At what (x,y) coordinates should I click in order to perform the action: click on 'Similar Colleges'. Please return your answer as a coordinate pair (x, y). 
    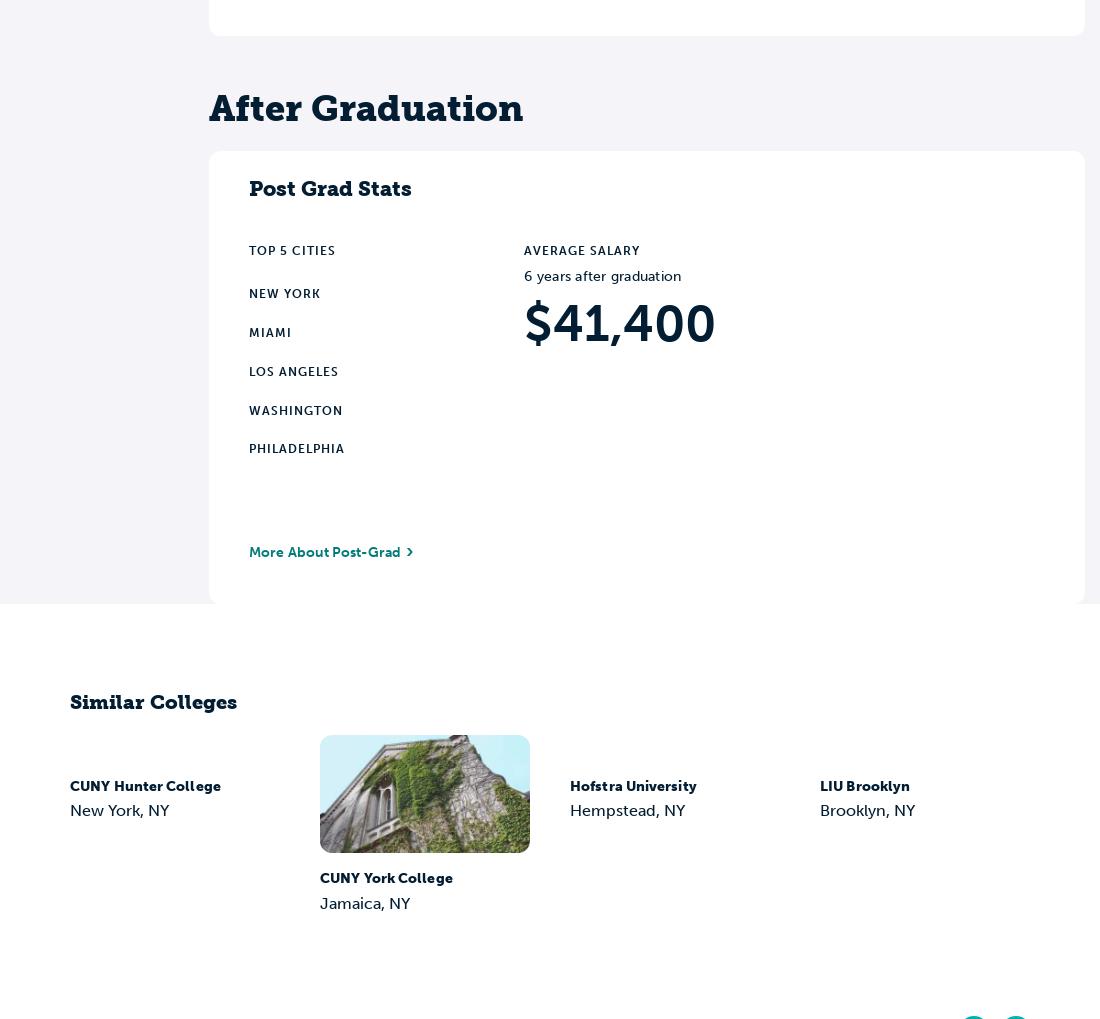
    Looking at the image, I should click on (152, 701).